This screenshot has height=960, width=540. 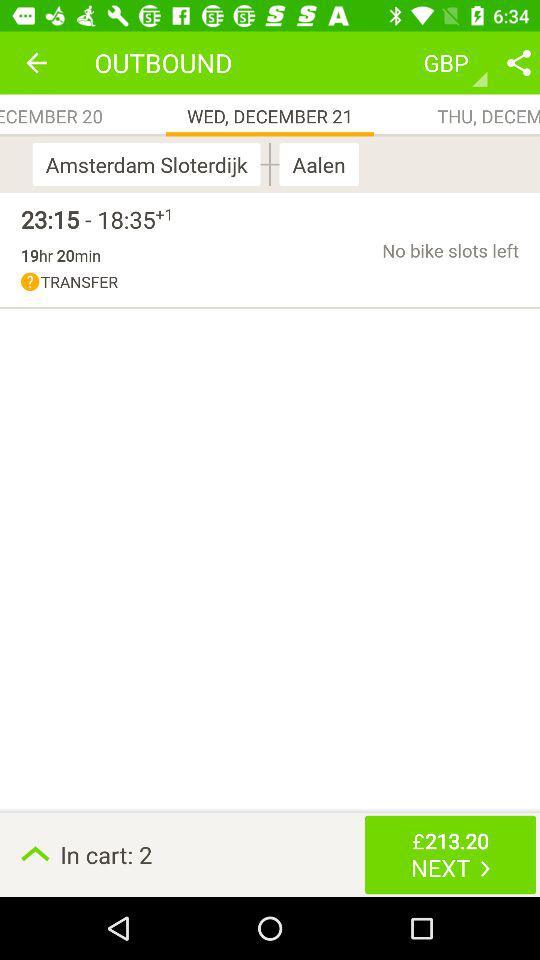 What do you see at coordinates (518, 62) in the screenshot?
I see `share` at bounding box center [518, 62].